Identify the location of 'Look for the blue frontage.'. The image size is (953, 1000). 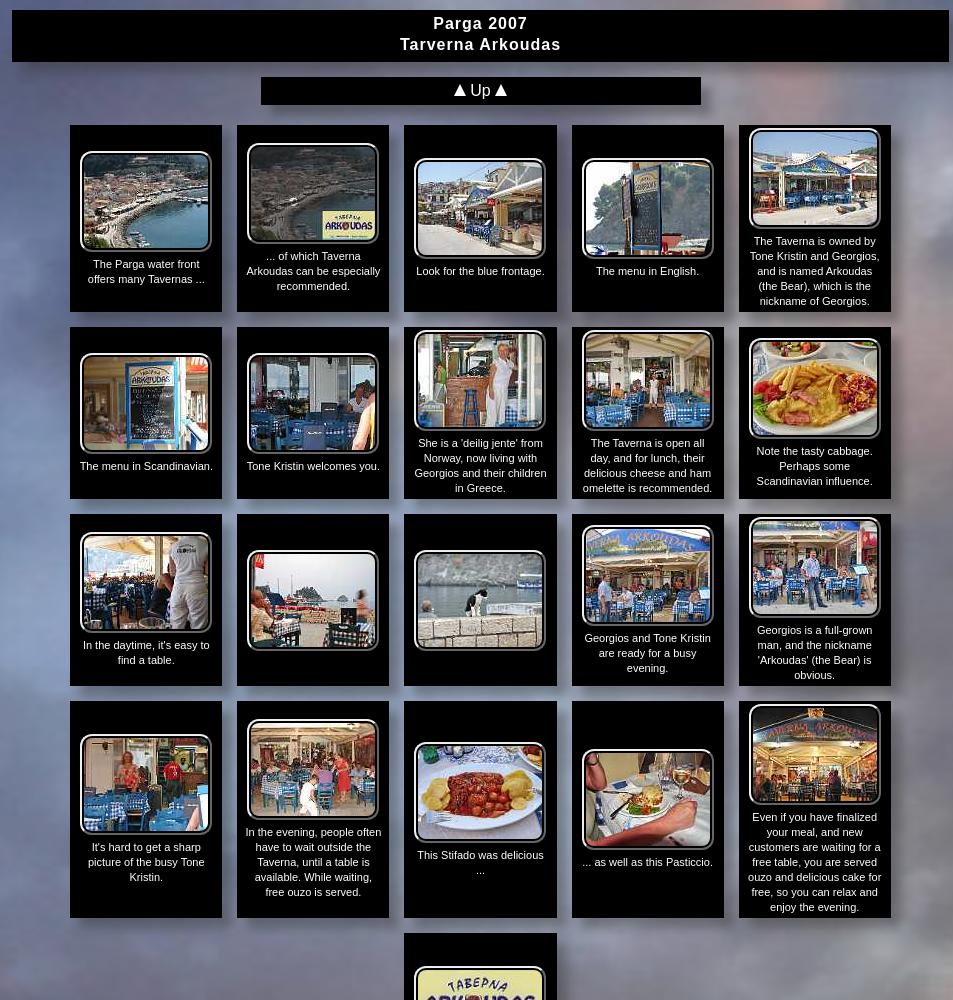
(480, 271).